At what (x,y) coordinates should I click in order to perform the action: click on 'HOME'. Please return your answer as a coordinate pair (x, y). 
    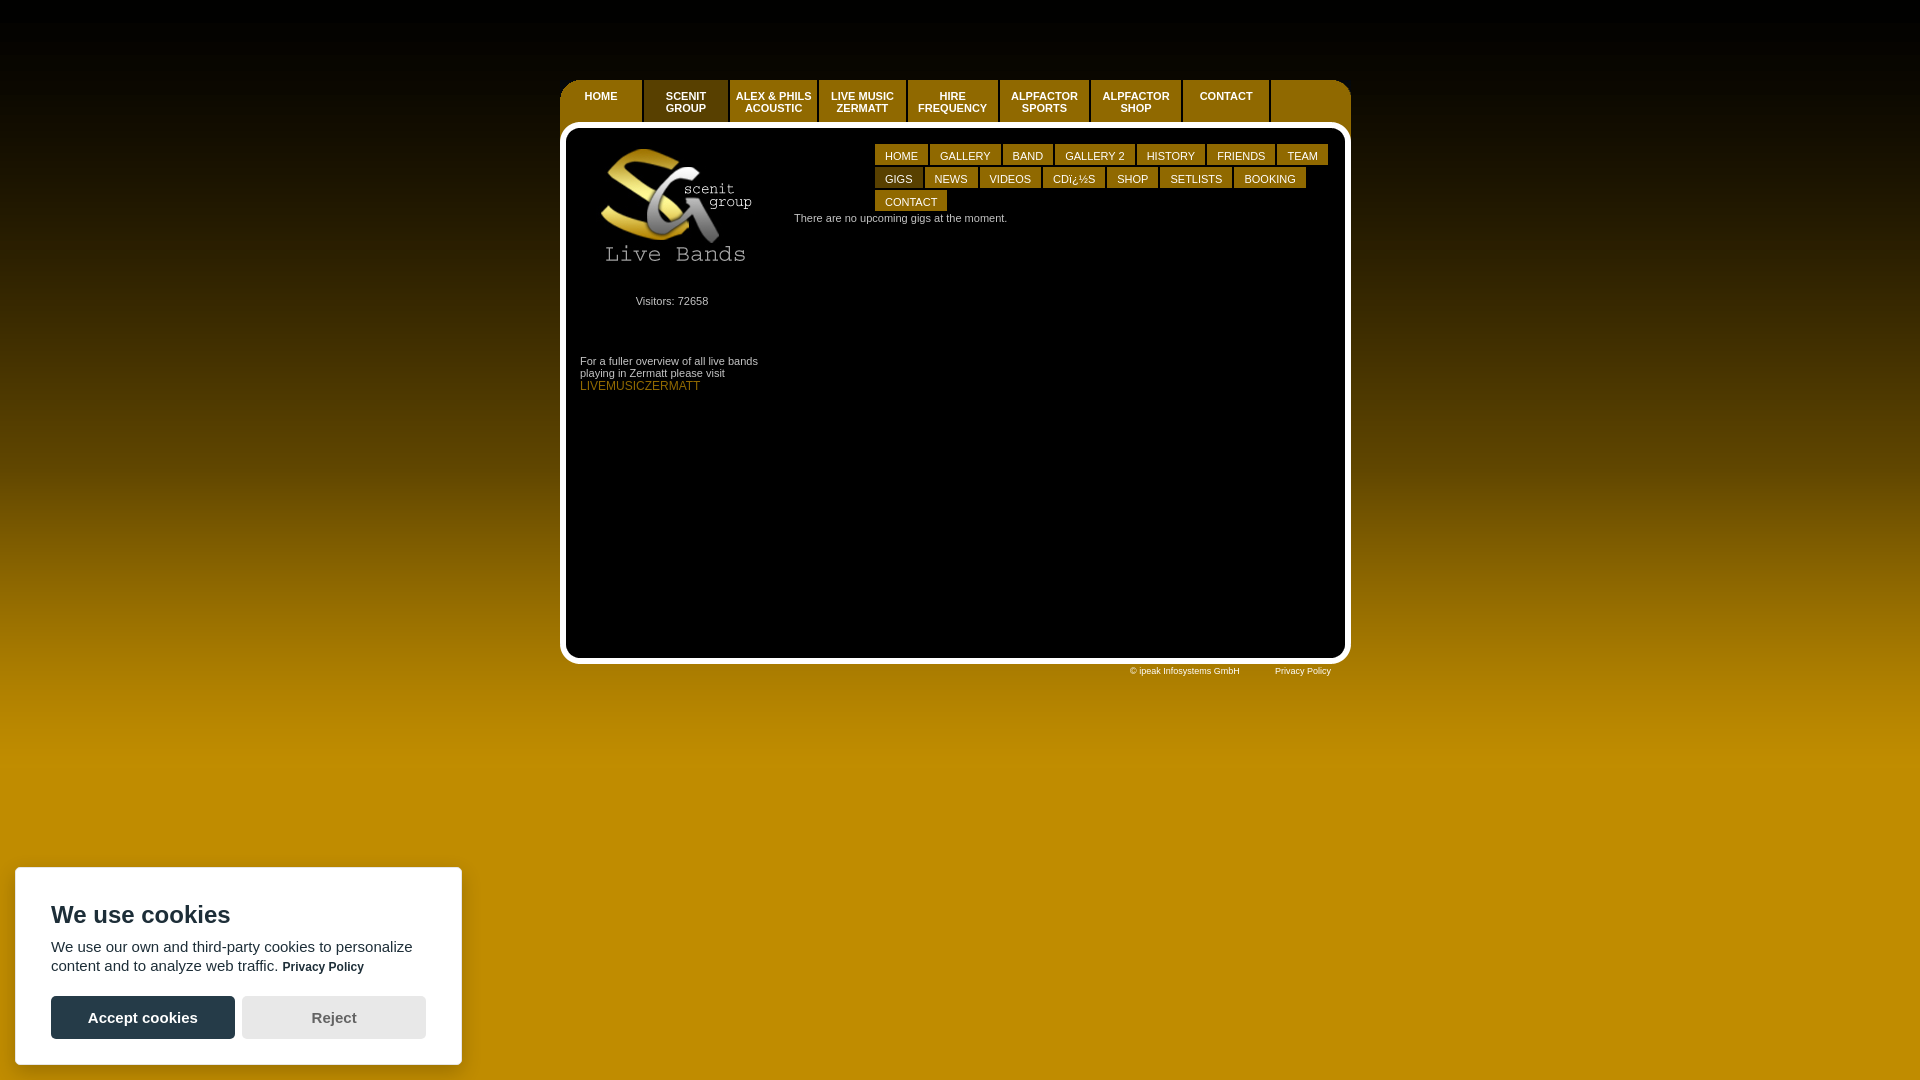
    Looking at the image, I should click on (900, 154).